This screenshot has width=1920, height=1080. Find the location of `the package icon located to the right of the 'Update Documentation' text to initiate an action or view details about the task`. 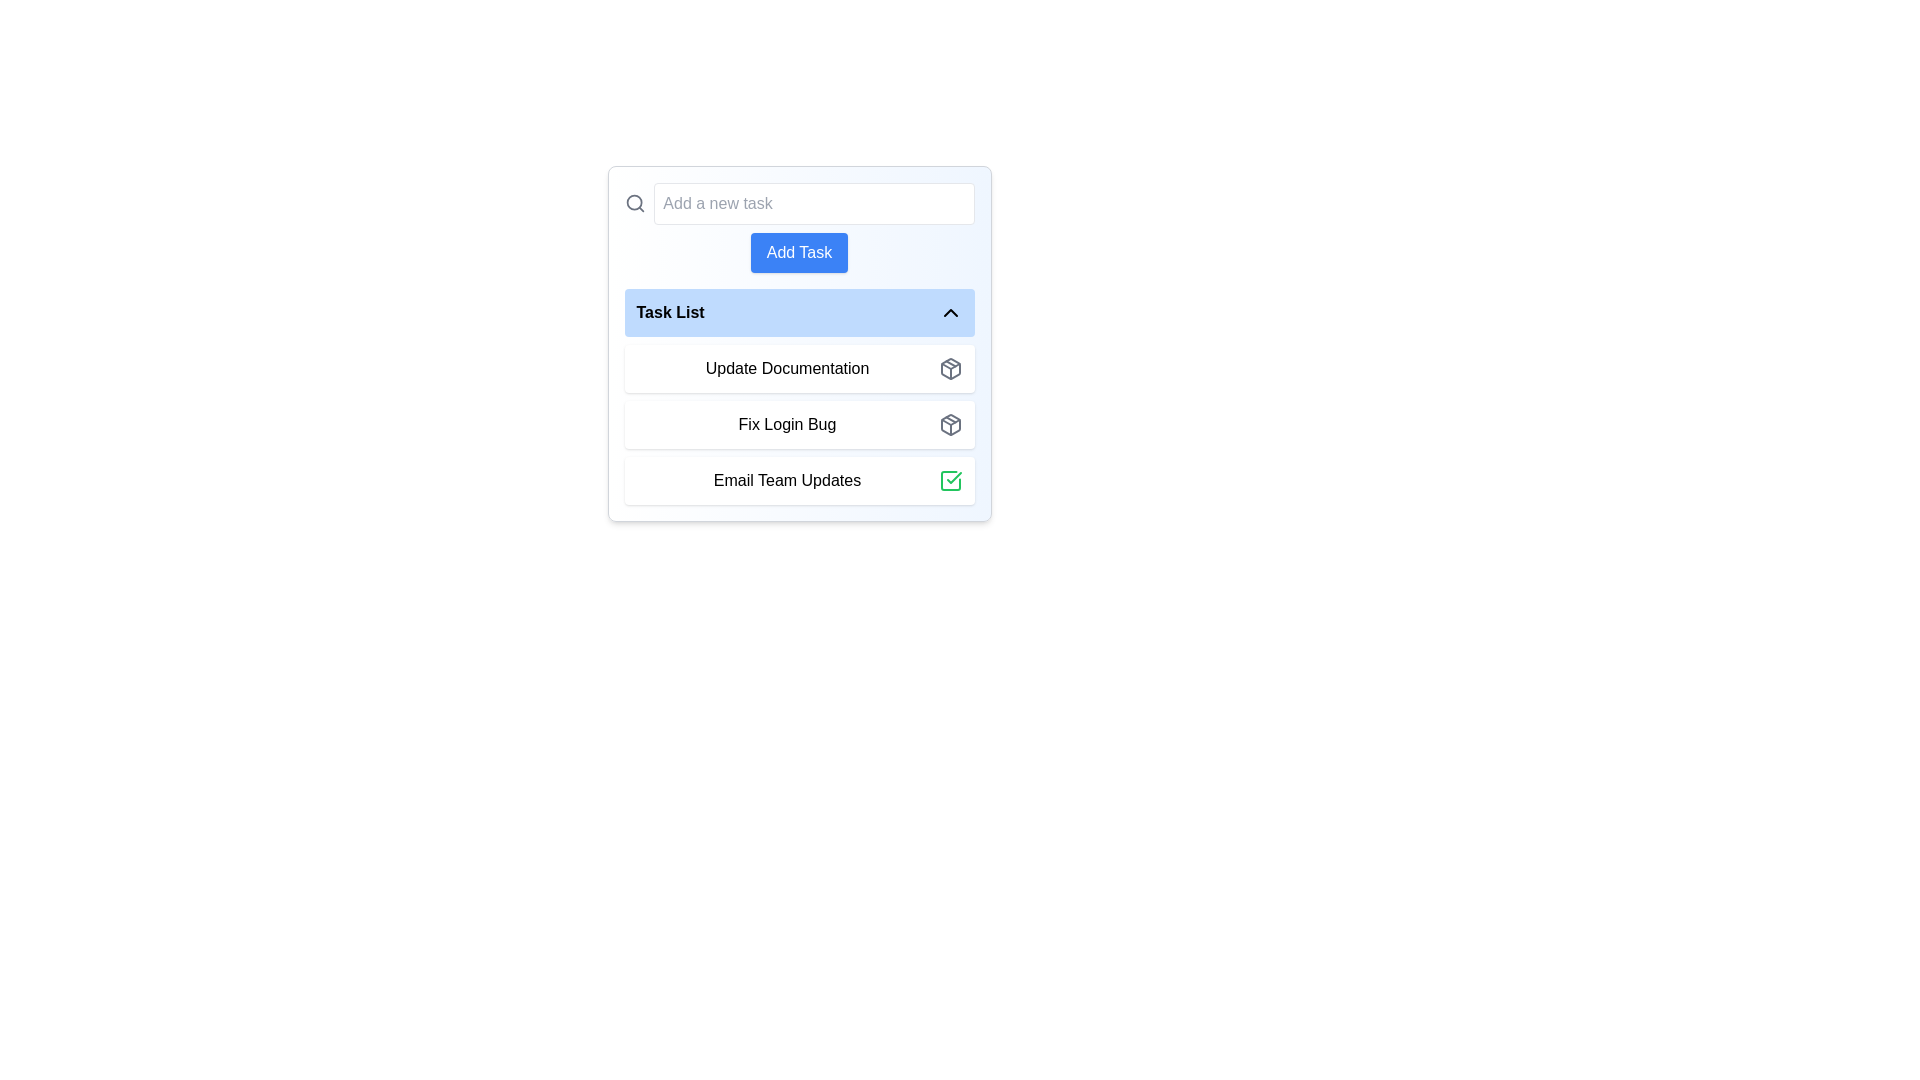

the package icon located to the right of the 'Update Documentation' text to initiate an action or view details about the task is located at coordinates (949, 369).